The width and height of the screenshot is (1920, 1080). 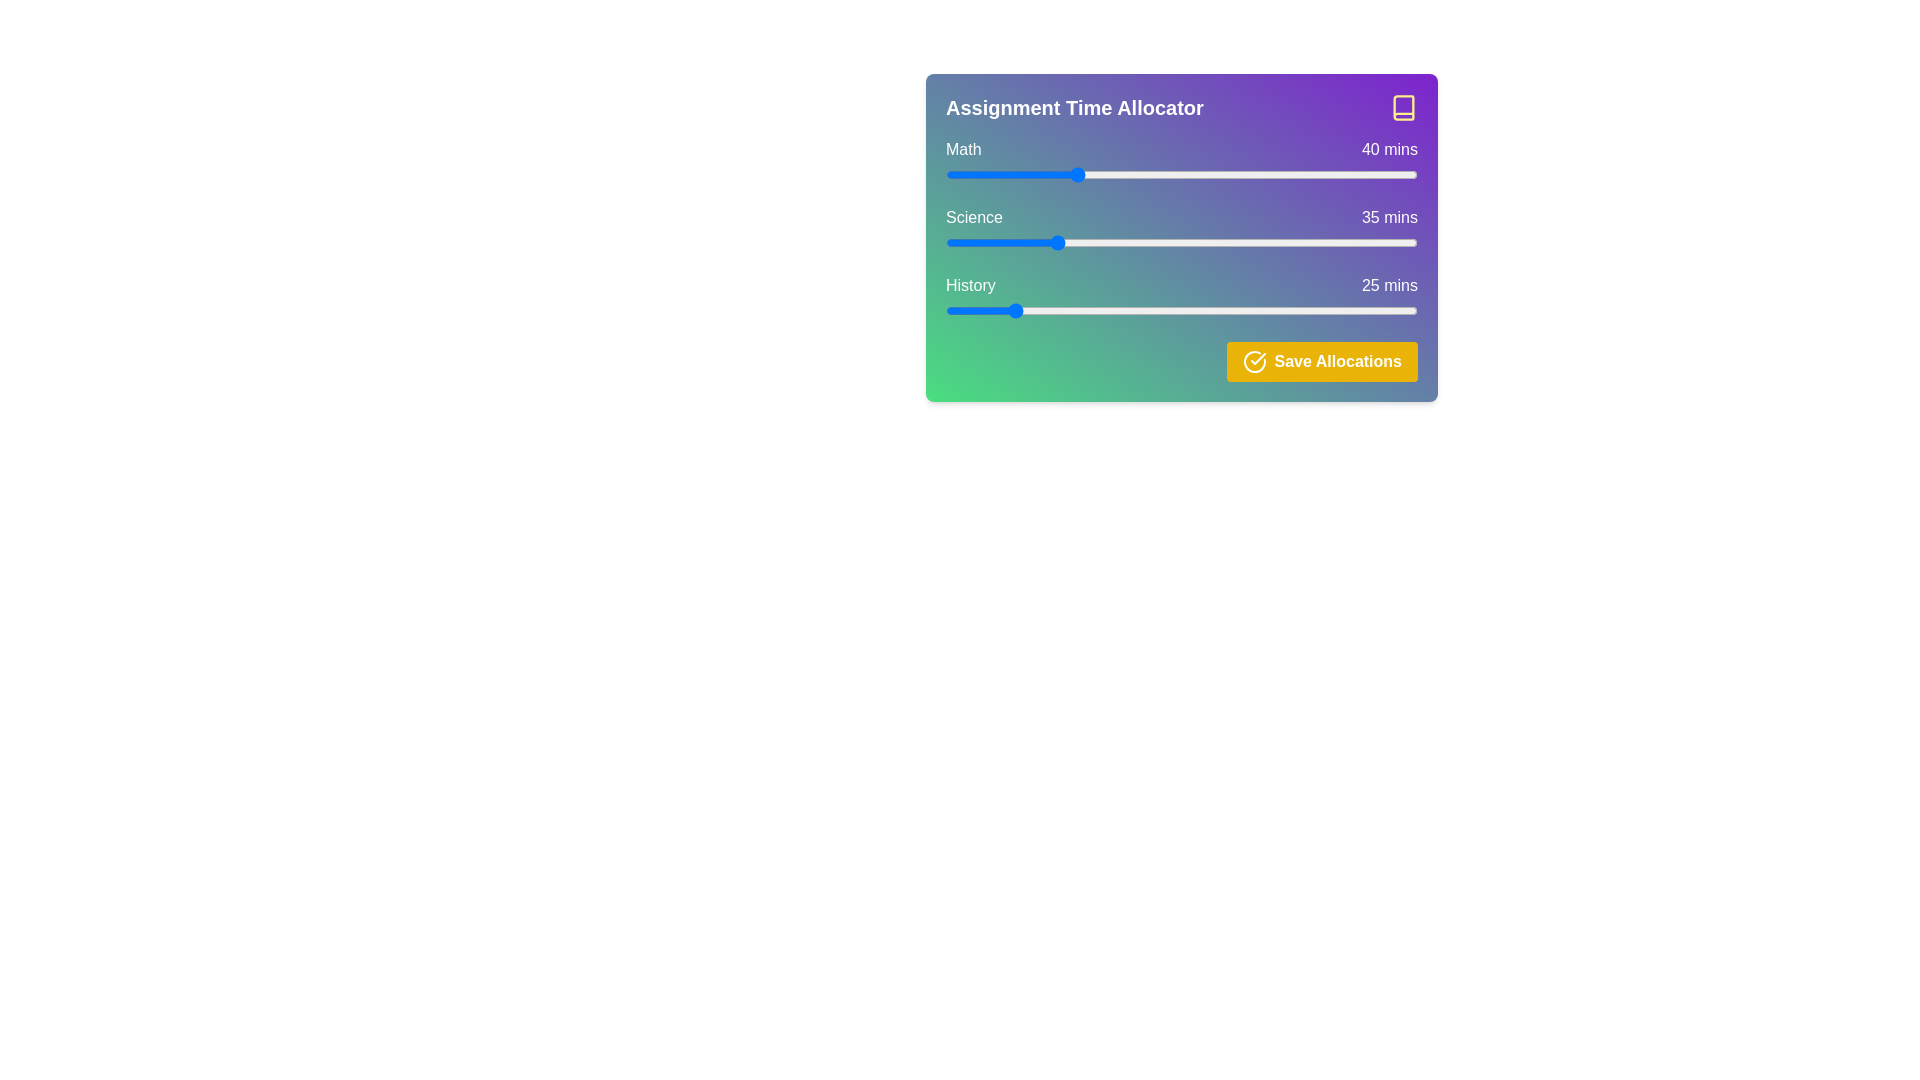 I want to click on allocation time, so click(x=1086, y=242).